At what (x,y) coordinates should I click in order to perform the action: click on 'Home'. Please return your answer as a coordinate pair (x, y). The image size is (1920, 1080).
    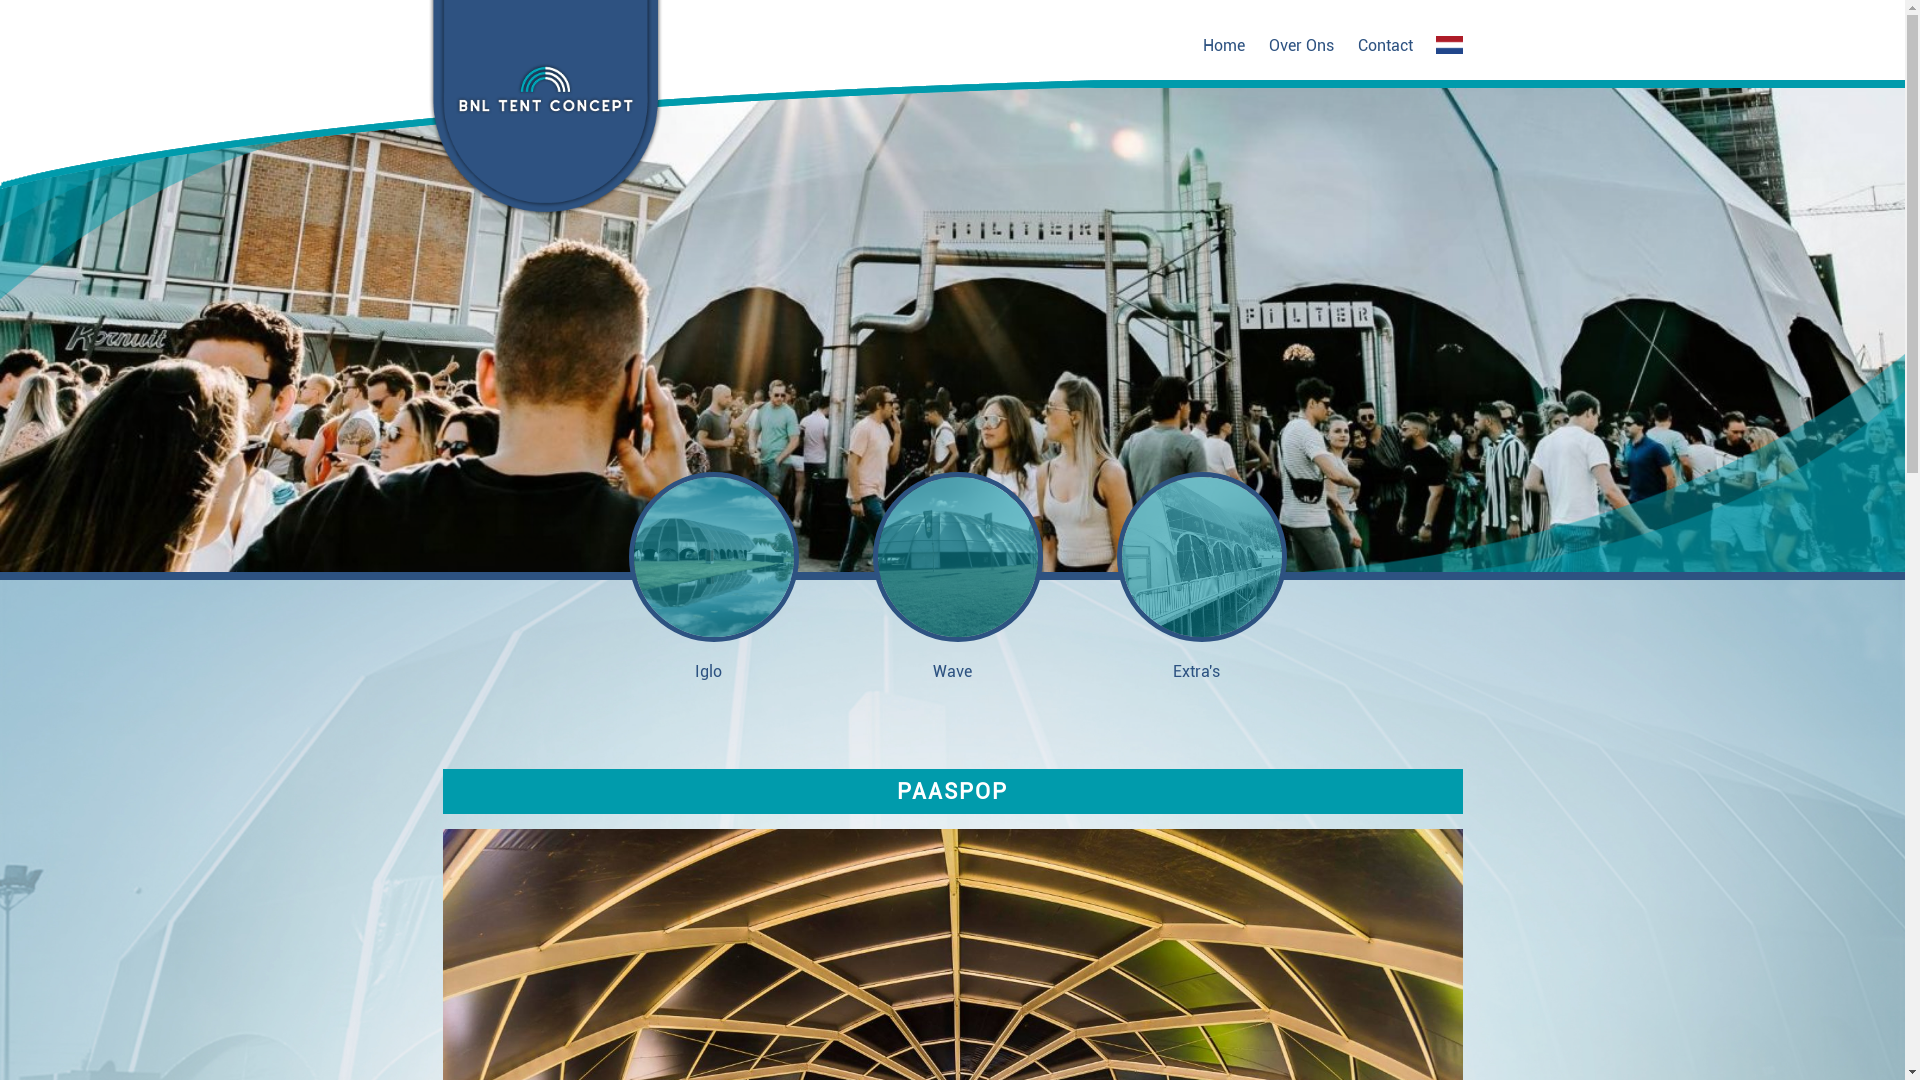
    Looking at the image, I should click on (1200, 45).